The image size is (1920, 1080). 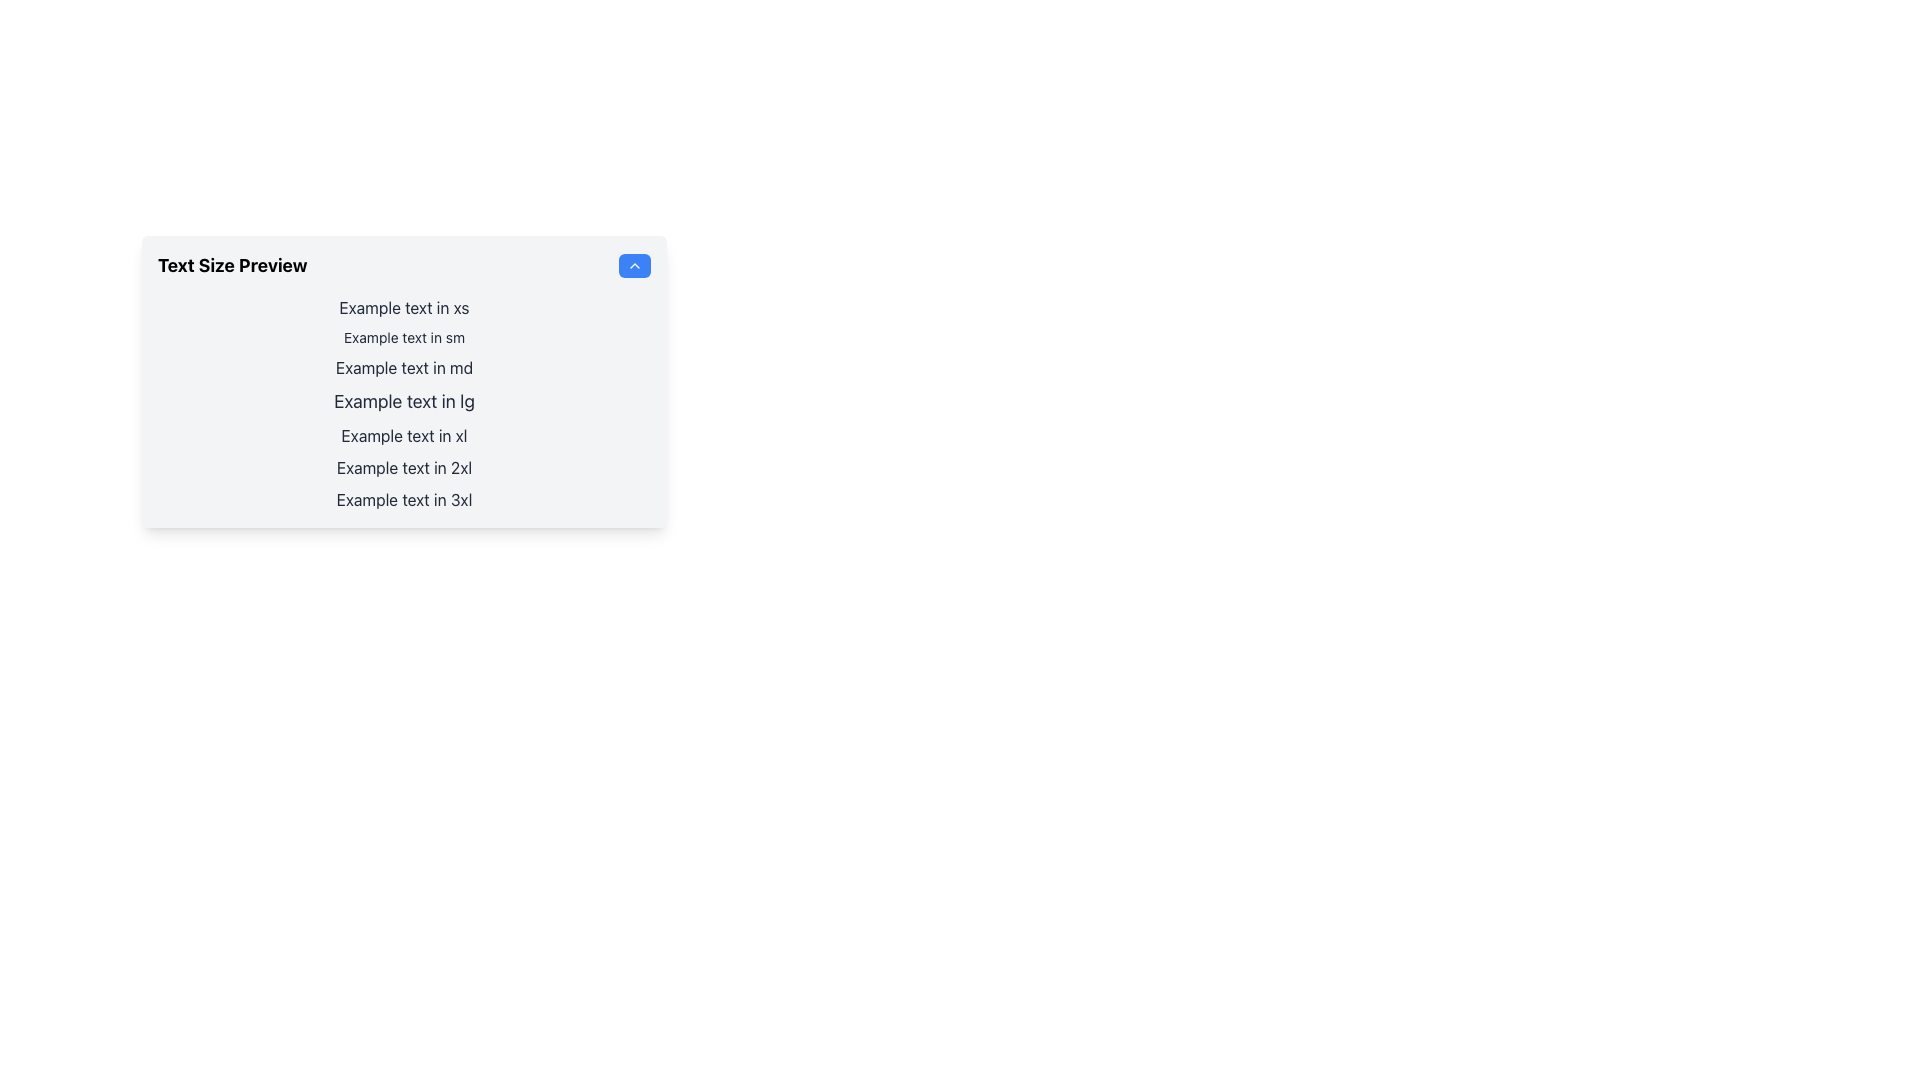 I want to click on the horizontally centered text element displaying 'Example text in md' which is styled with medium-sized gray text and positioned between 'Example text in sm' and 'Example text in lg', so click(x=403, y=367).